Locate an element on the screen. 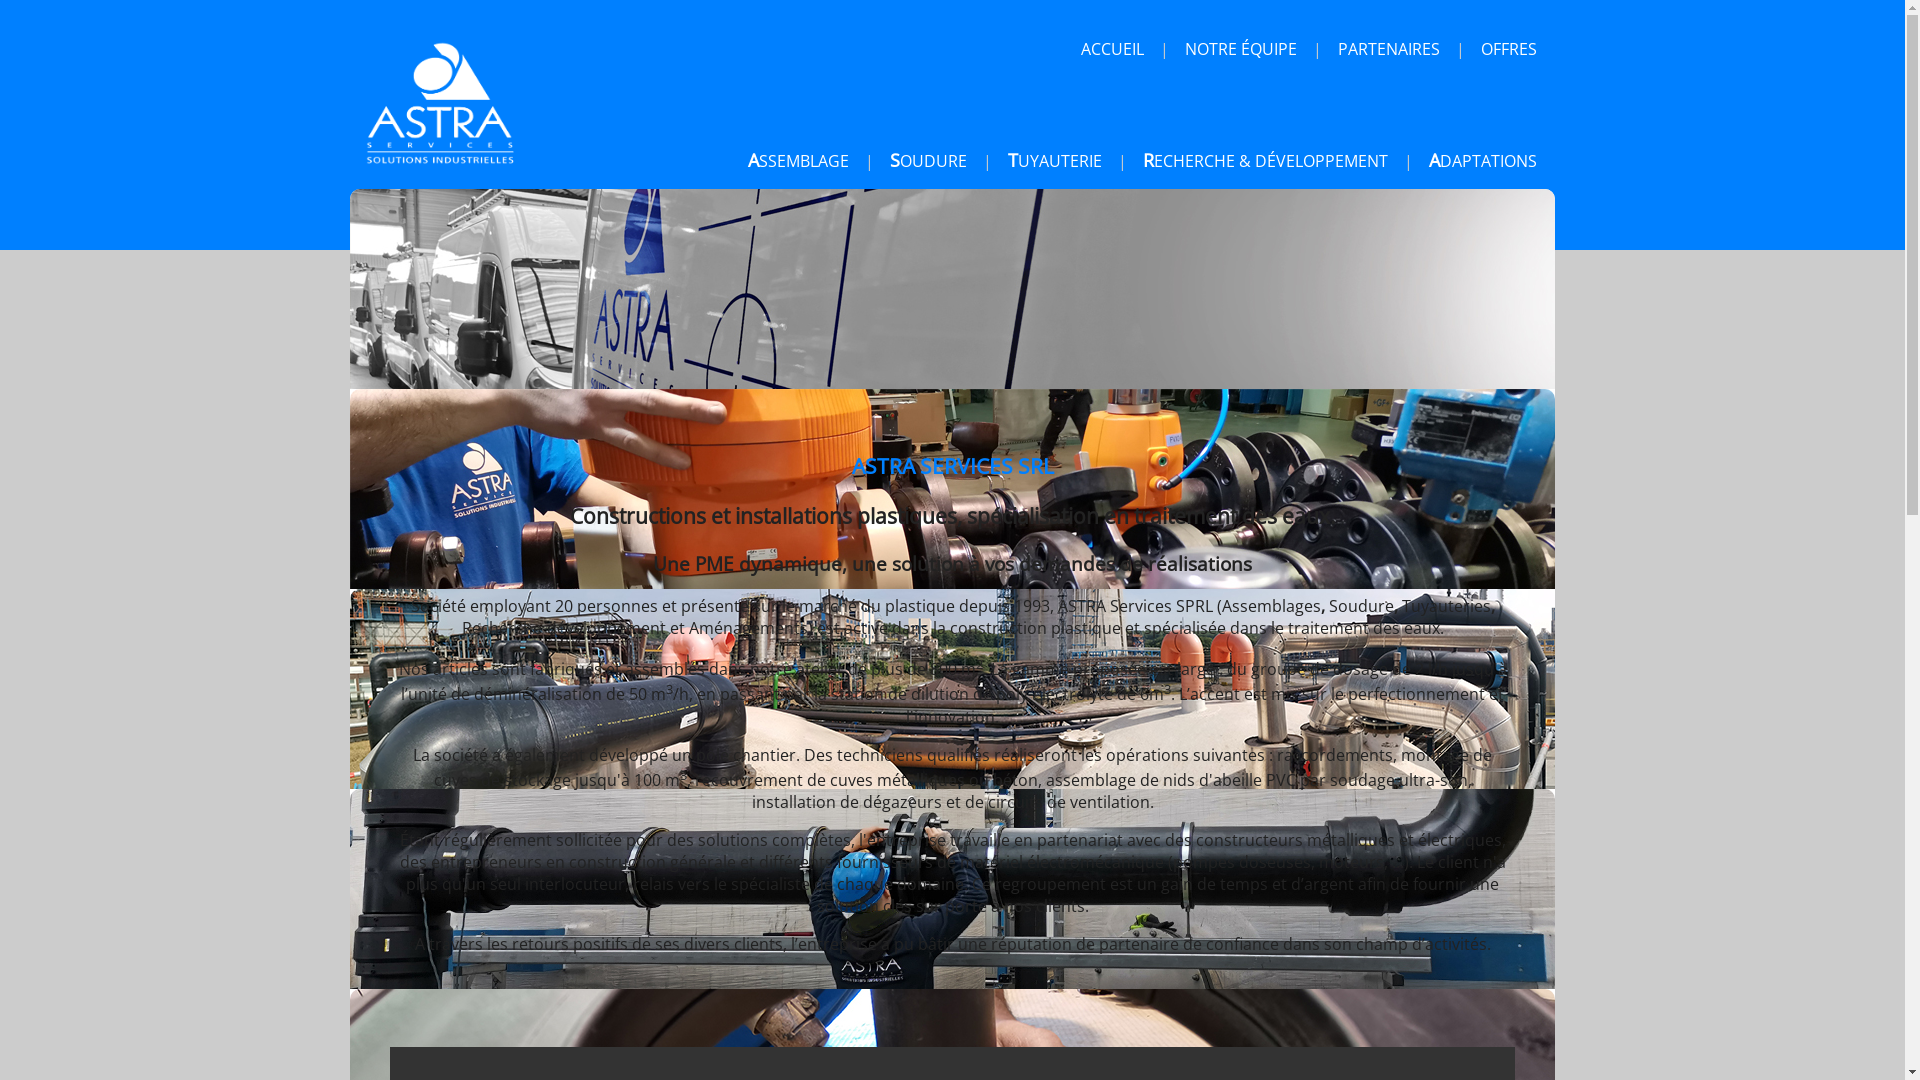 The height and width of the screenshot is (1080, 1920). 'ADAPTATIONS' is located at coordinates (1419, 160).